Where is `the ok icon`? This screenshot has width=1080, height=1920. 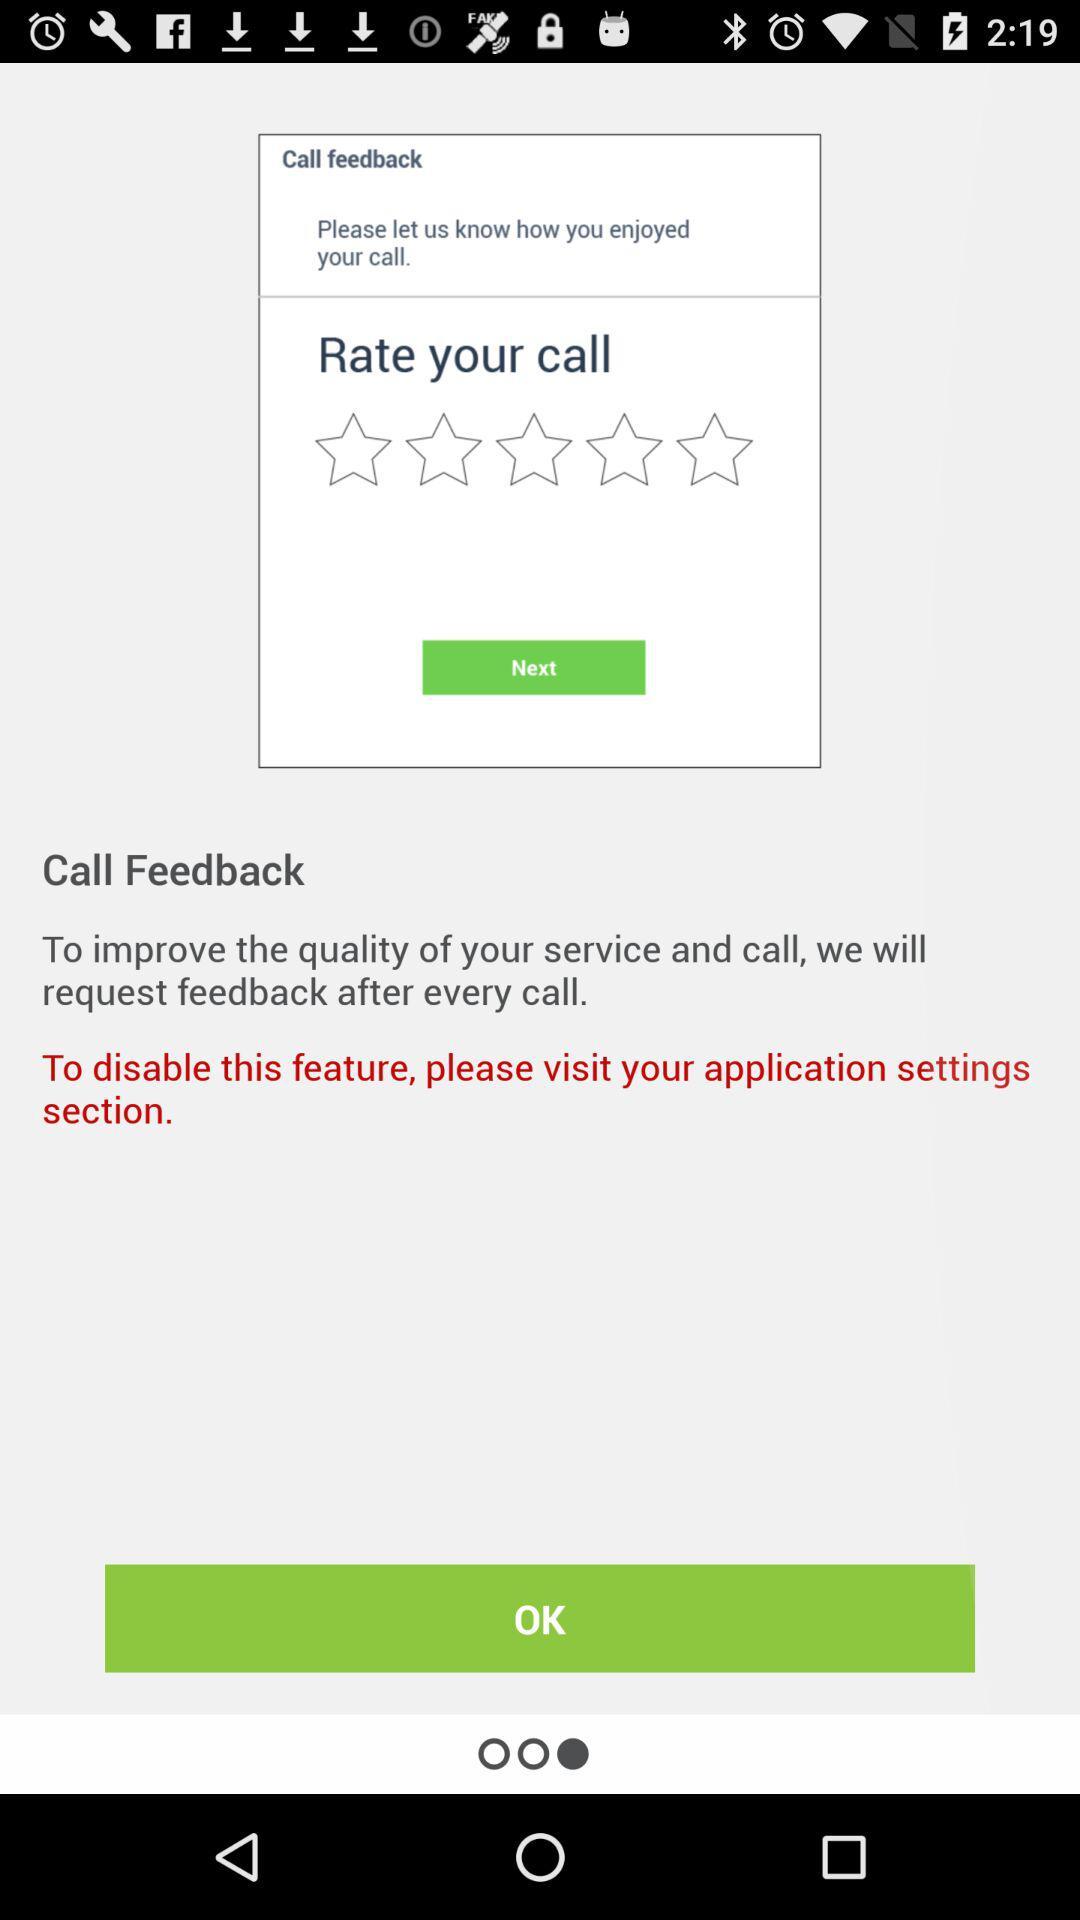 the ok icon is located at coordinates (540, 1618).